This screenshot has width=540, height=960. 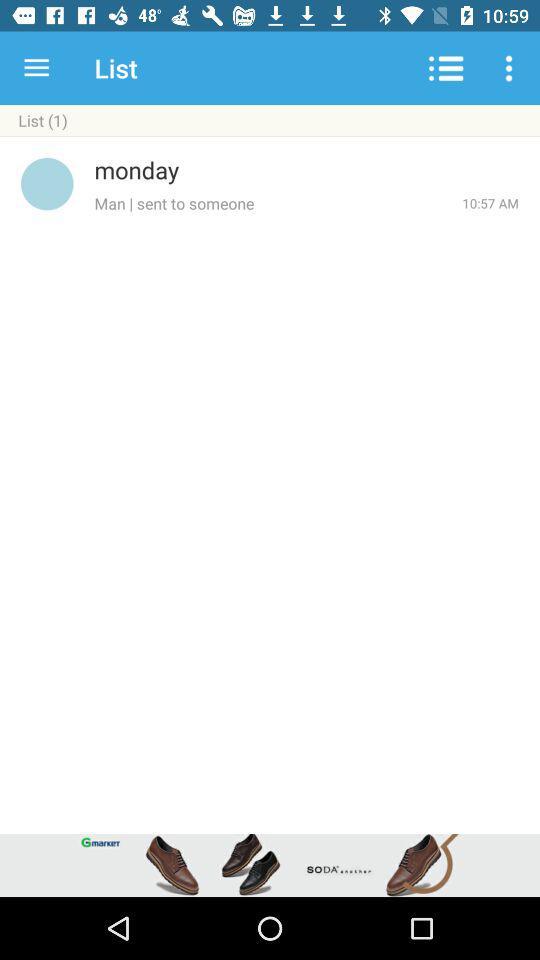 What do you see at coordinates (489, 203) in the screenshot?
I see `the icon below the monday icon` at bounding box center [489, 203].